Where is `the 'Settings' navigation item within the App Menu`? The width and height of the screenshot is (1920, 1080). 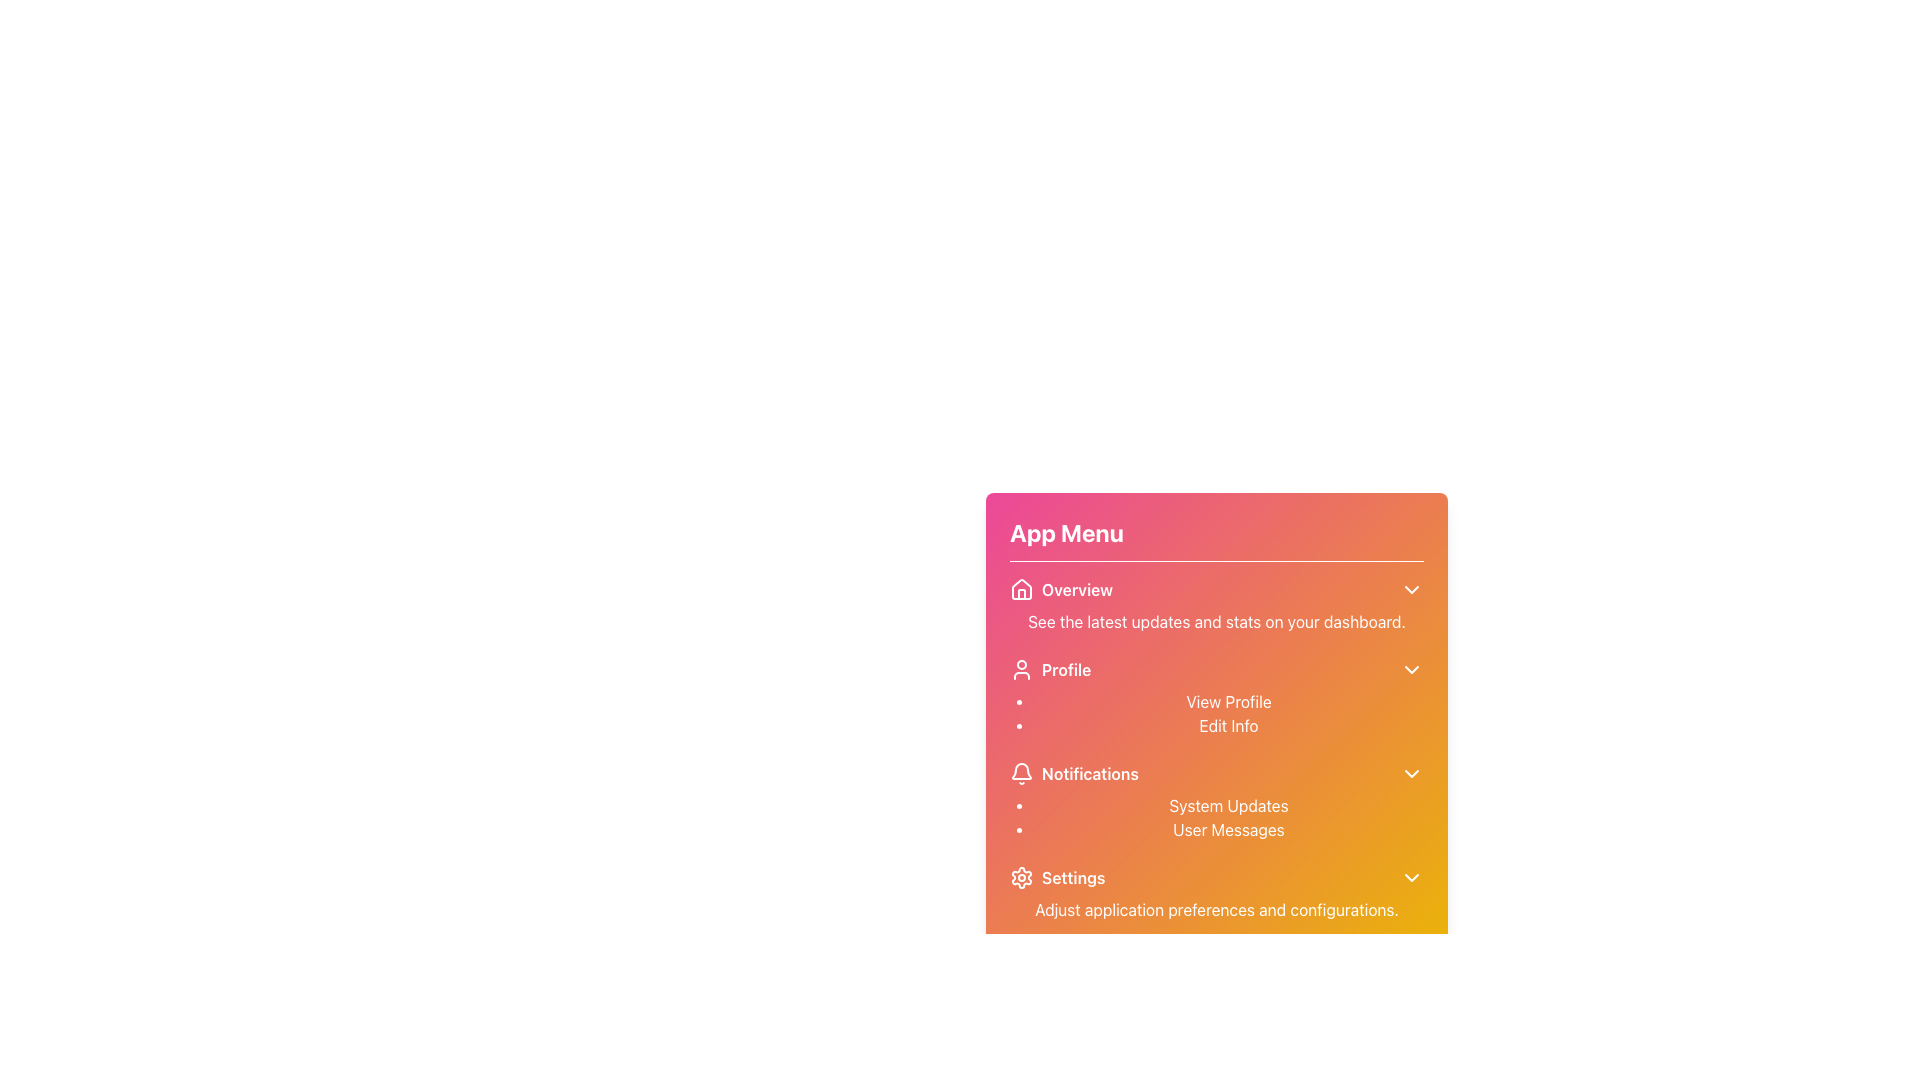 the 'Settings' navigation item within the App Menu is located at coordinates (1056, 877).